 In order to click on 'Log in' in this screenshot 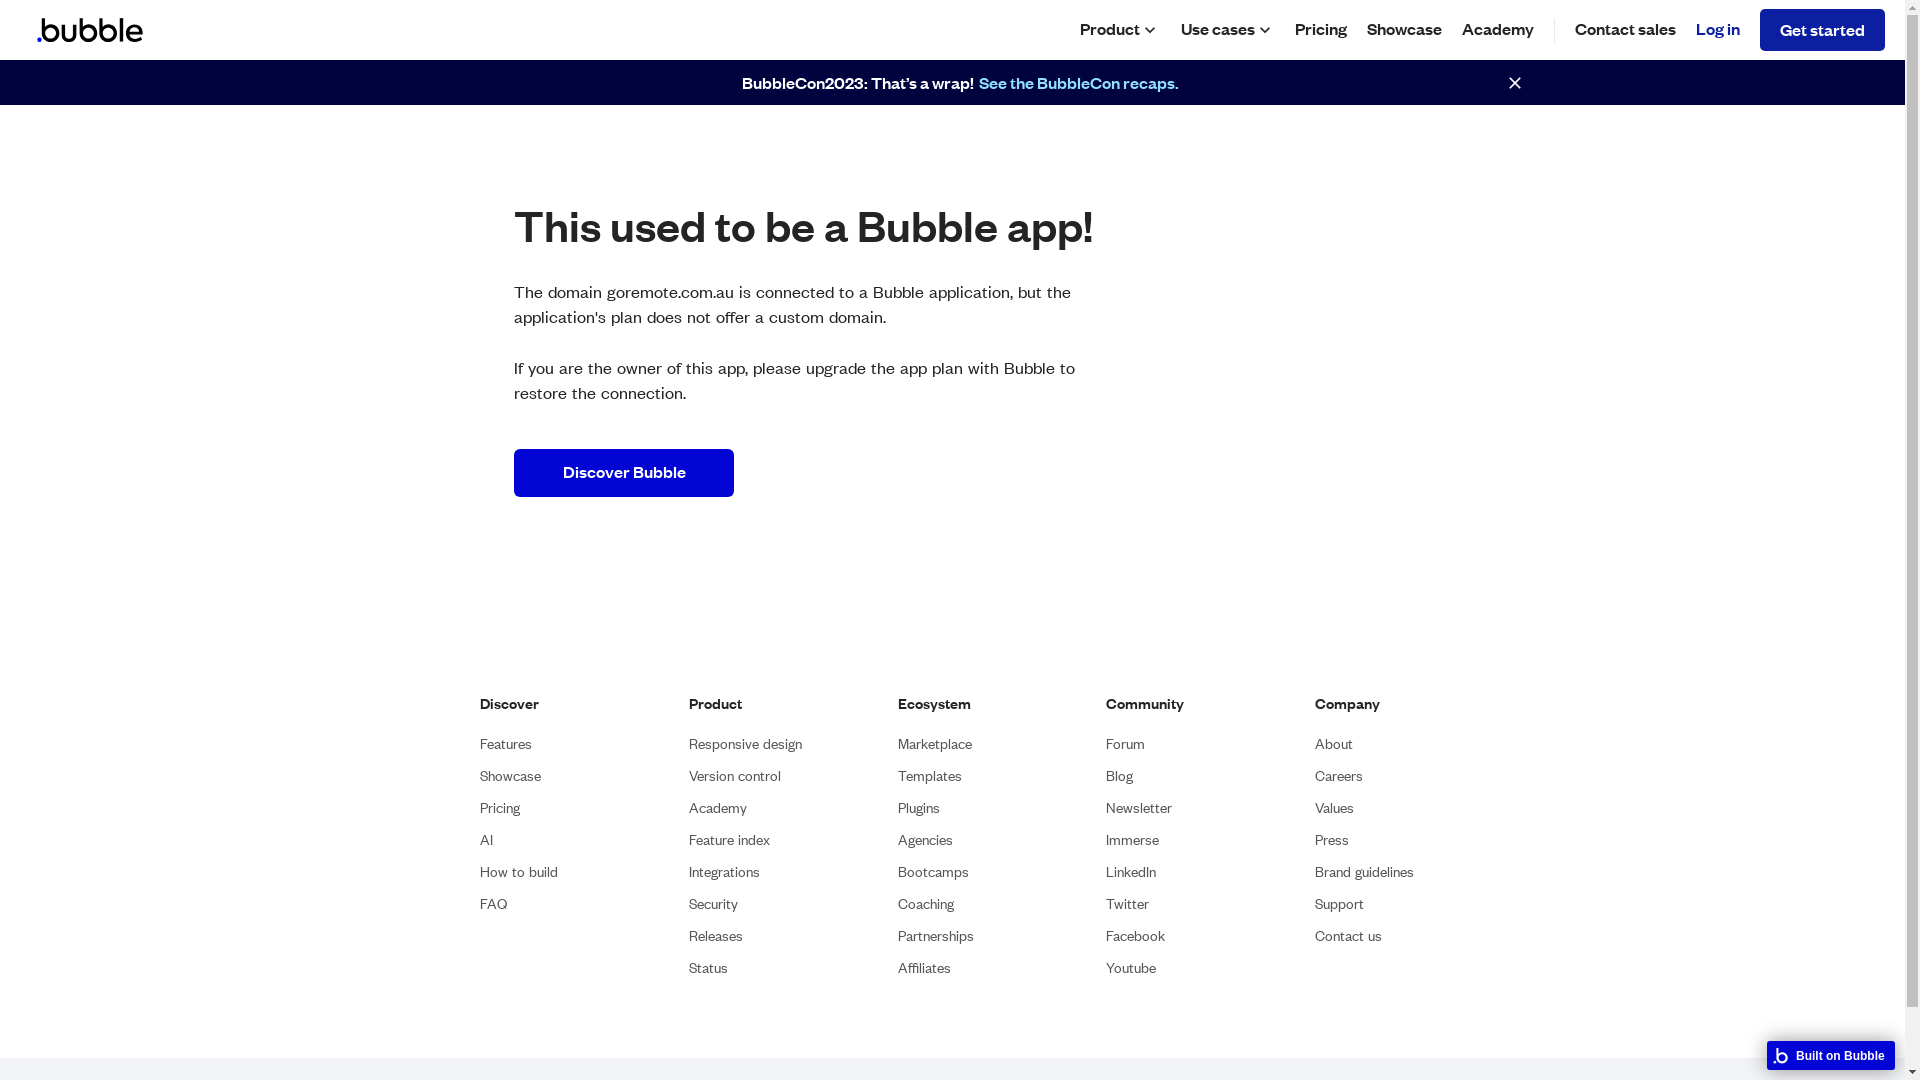, I will do `click(1717, 29)`.